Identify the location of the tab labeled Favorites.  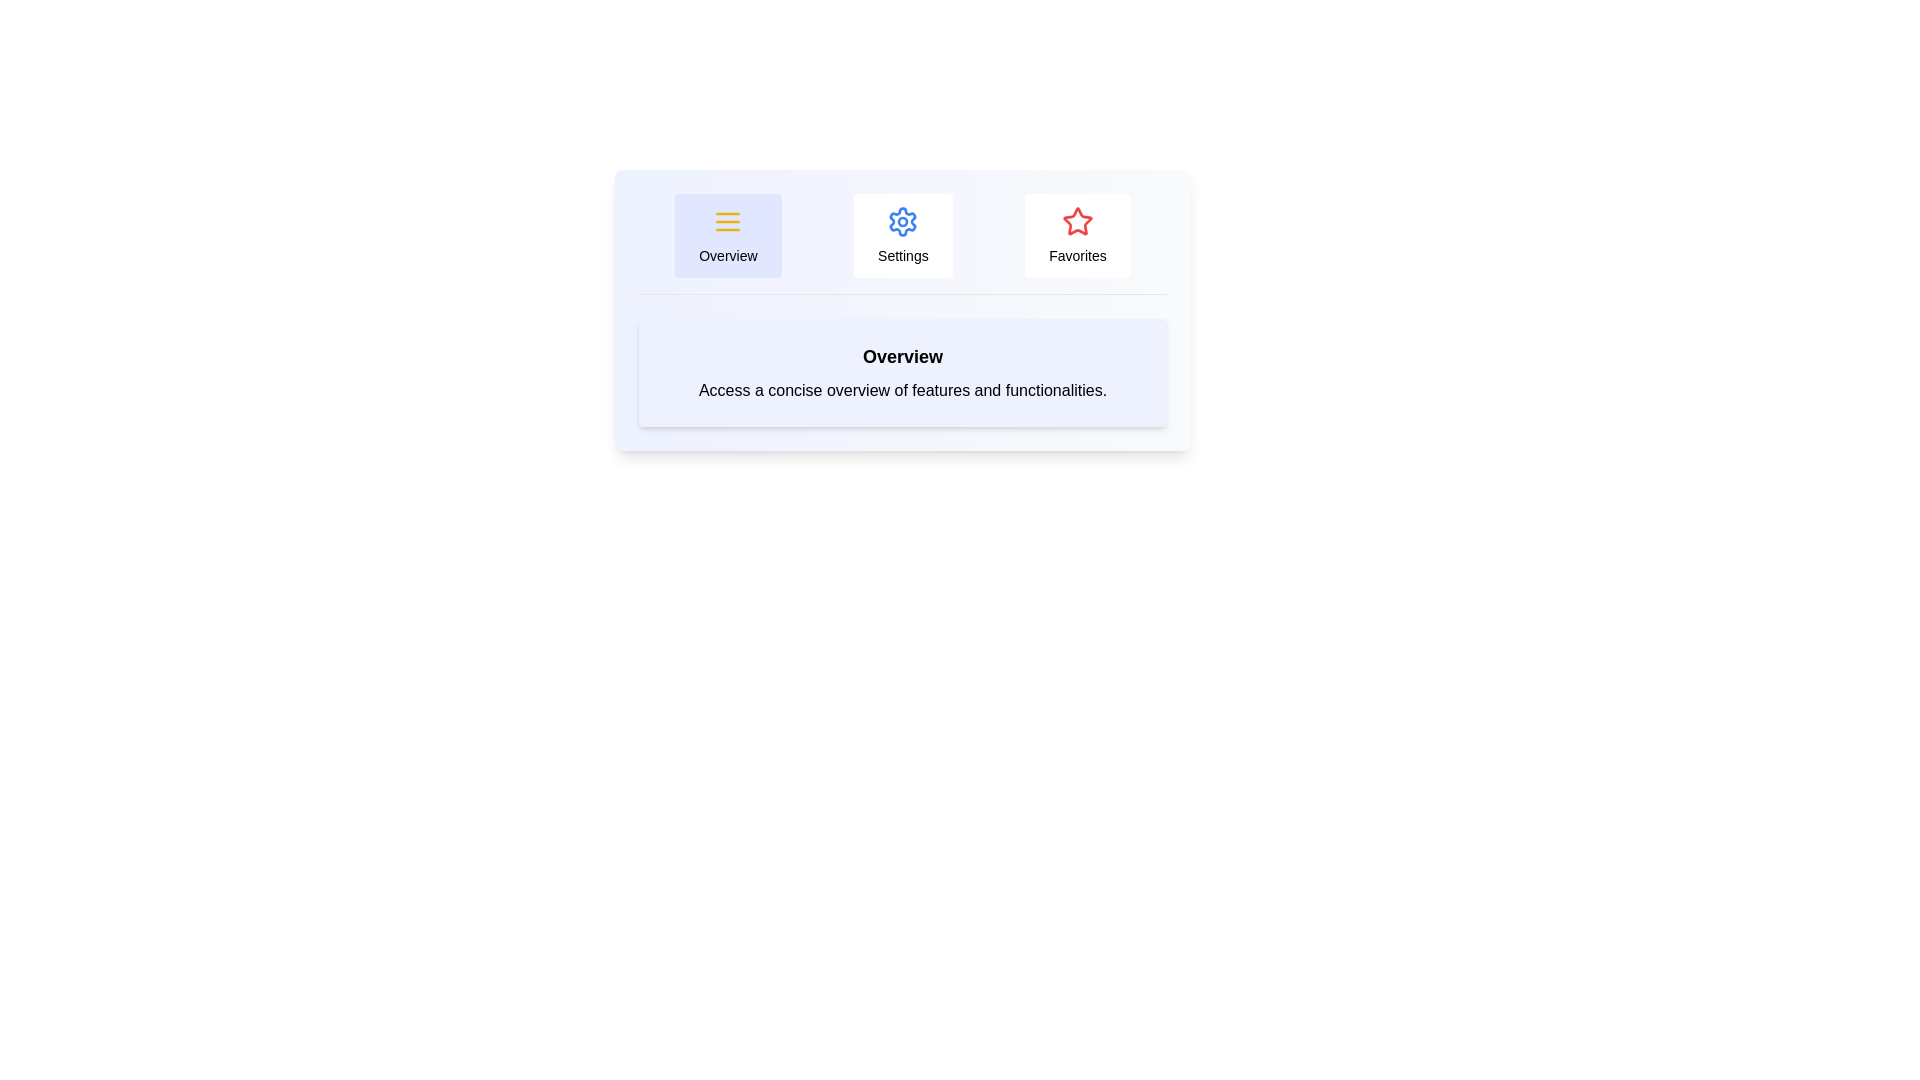
(1077, 234).